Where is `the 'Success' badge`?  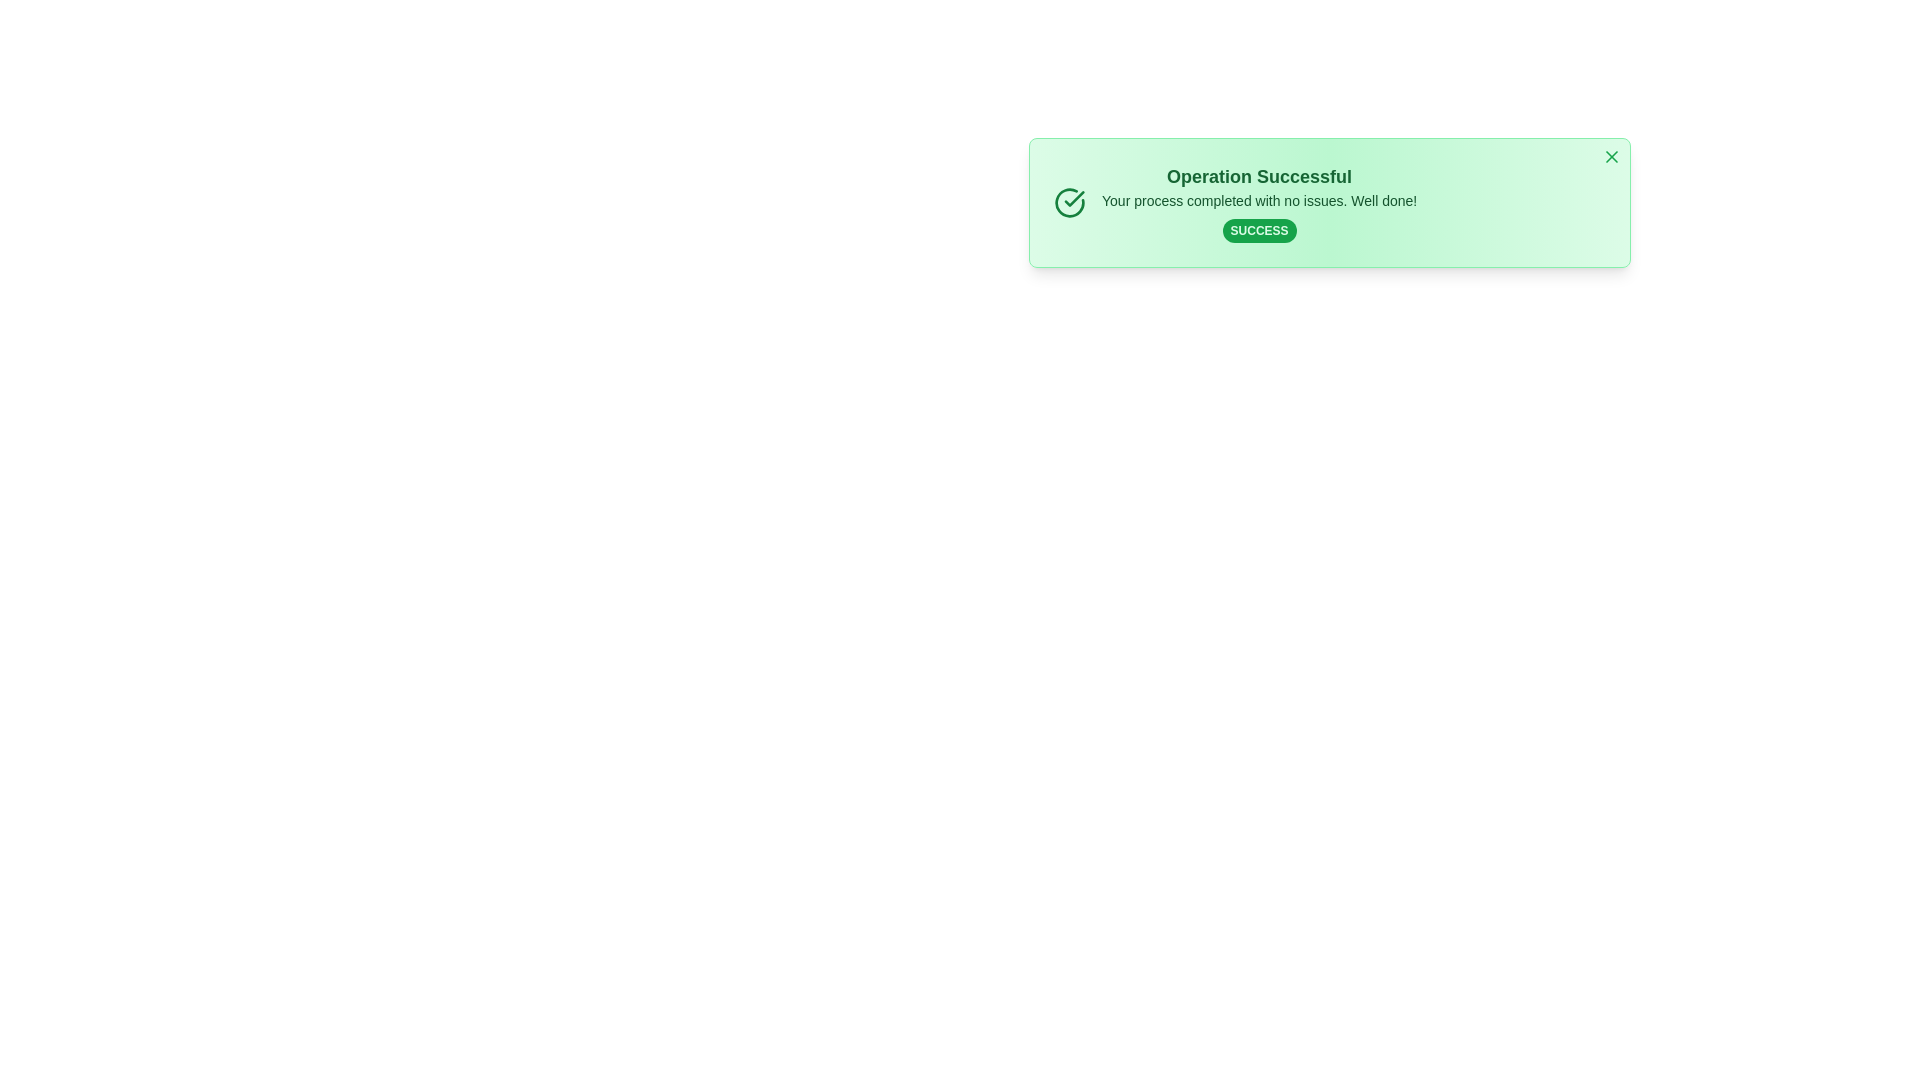 the 'Success' badge is located at coordinates (1257, 230).